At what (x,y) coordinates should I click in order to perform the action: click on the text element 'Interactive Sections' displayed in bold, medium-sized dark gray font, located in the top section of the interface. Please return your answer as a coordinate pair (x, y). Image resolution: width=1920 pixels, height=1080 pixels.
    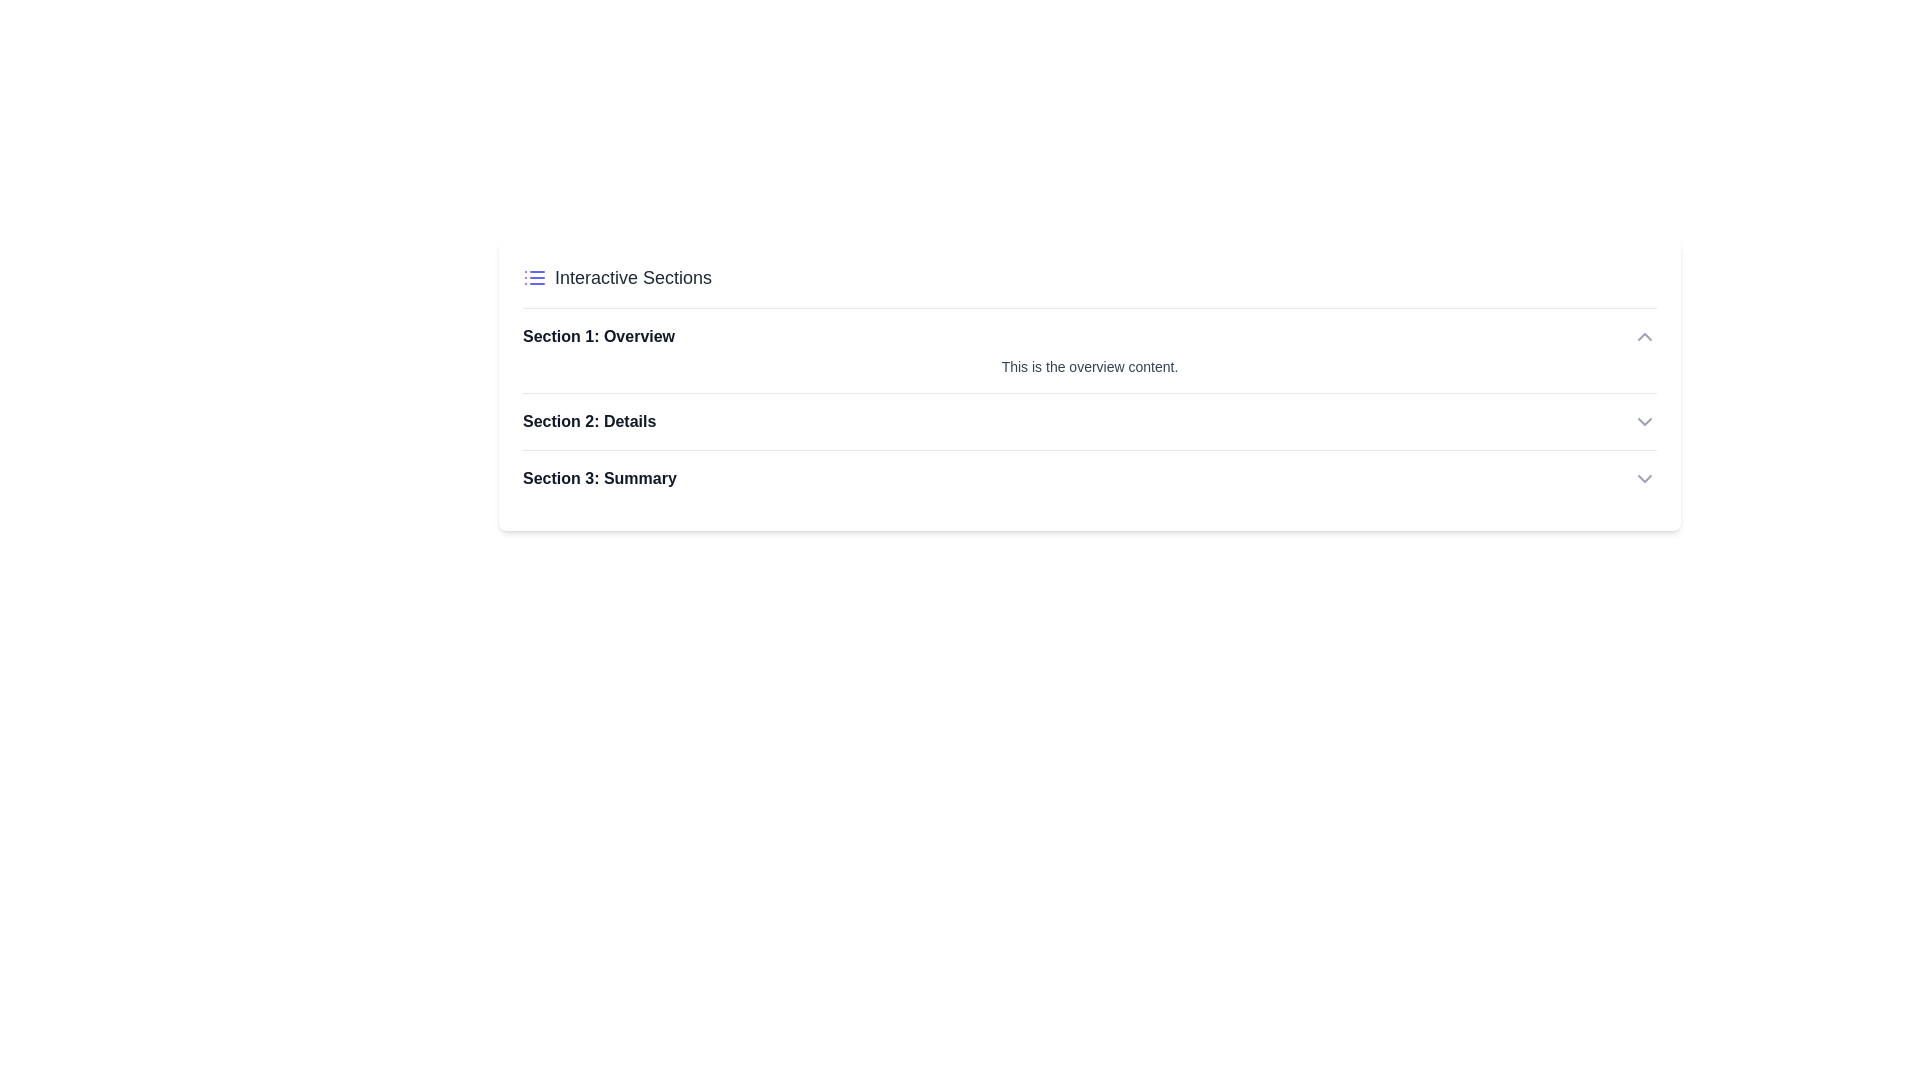
    Looking at the image, I should click on (632, 277).